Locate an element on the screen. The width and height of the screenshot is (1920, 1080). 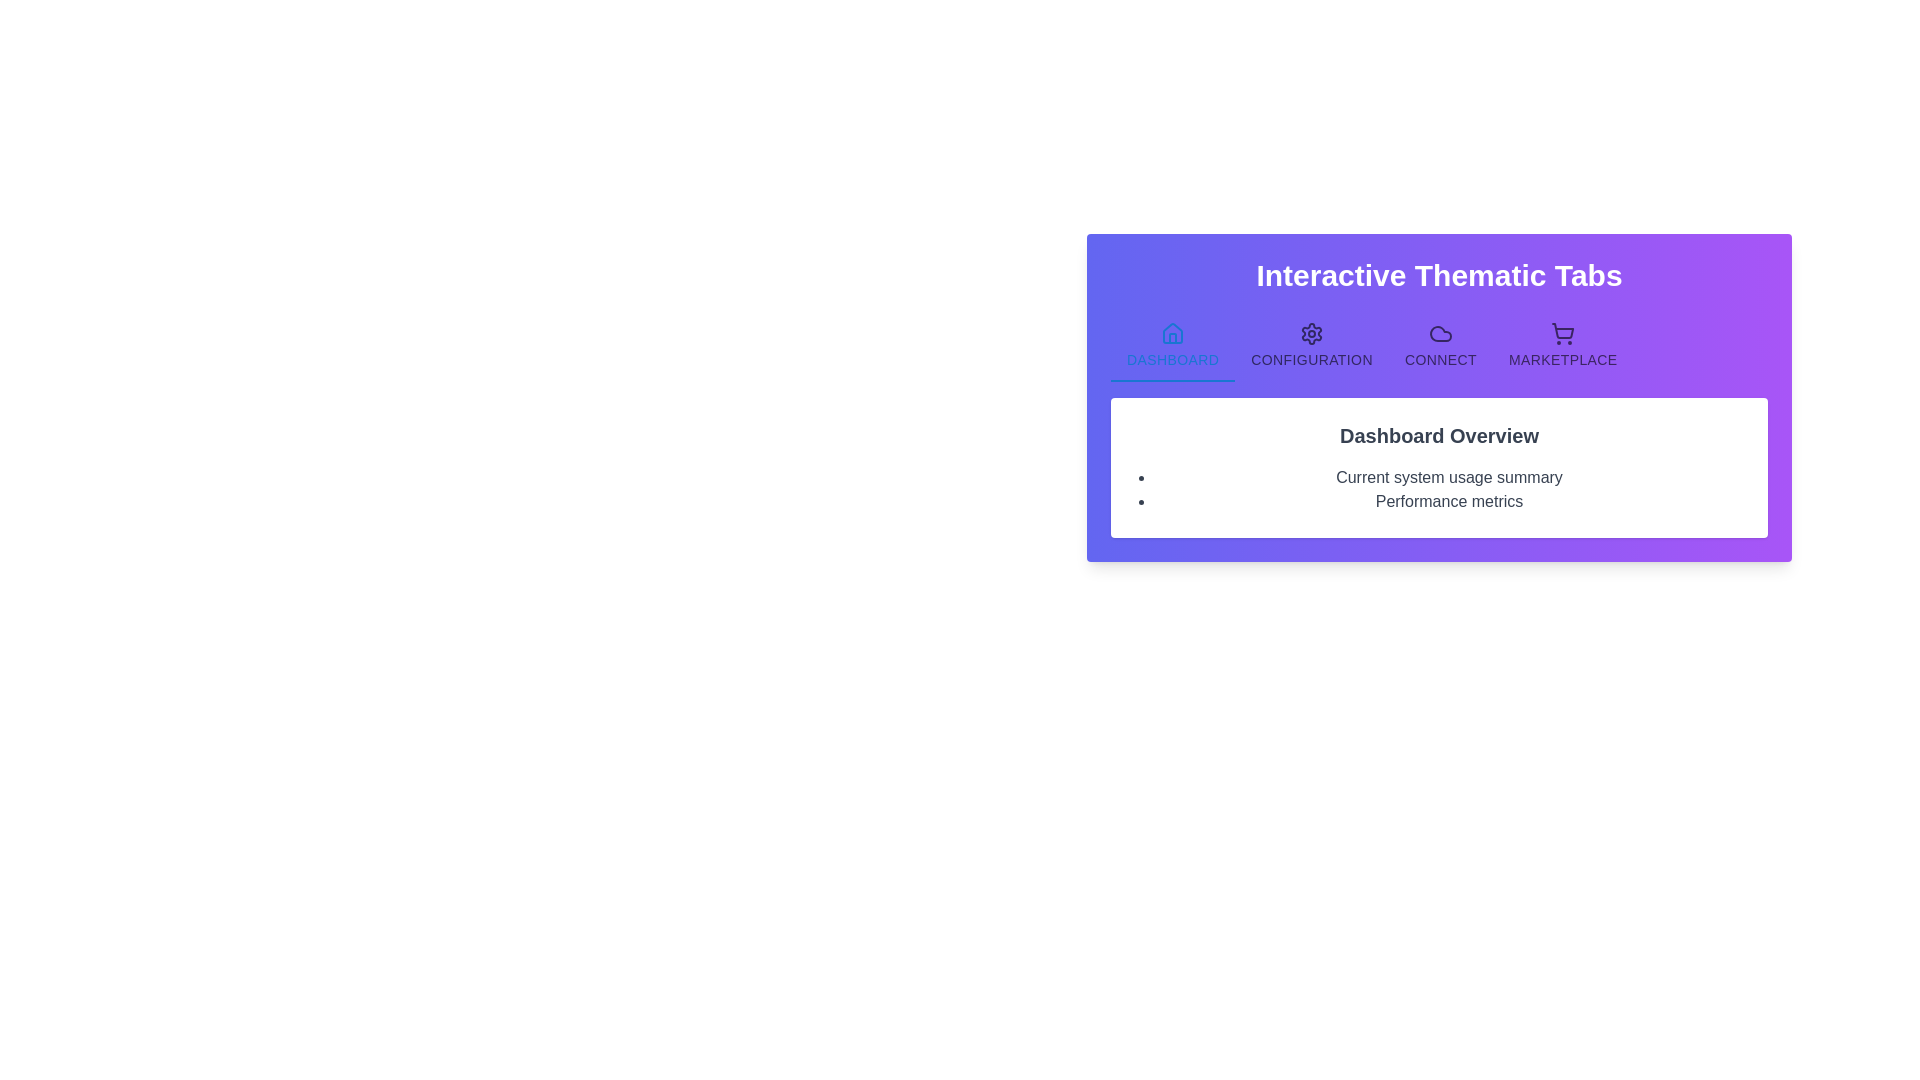
the third tab labeled 'Connect' is located at coordinates (1438, 345).